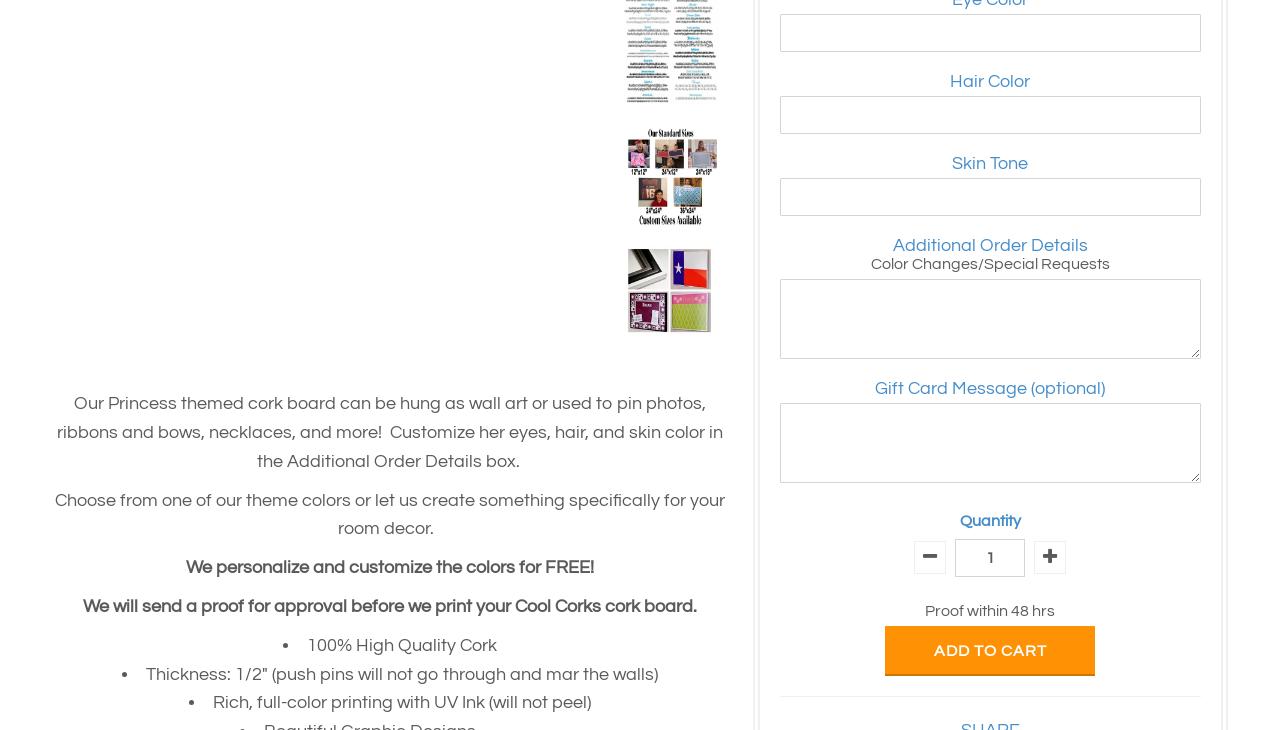 This screenshot has width=1280, height=730. What do you see at coordinates (390, 567) in the screenshot?
I see `'We personalize and customize the colors for FREE!'` at bounding box center [390, 567].